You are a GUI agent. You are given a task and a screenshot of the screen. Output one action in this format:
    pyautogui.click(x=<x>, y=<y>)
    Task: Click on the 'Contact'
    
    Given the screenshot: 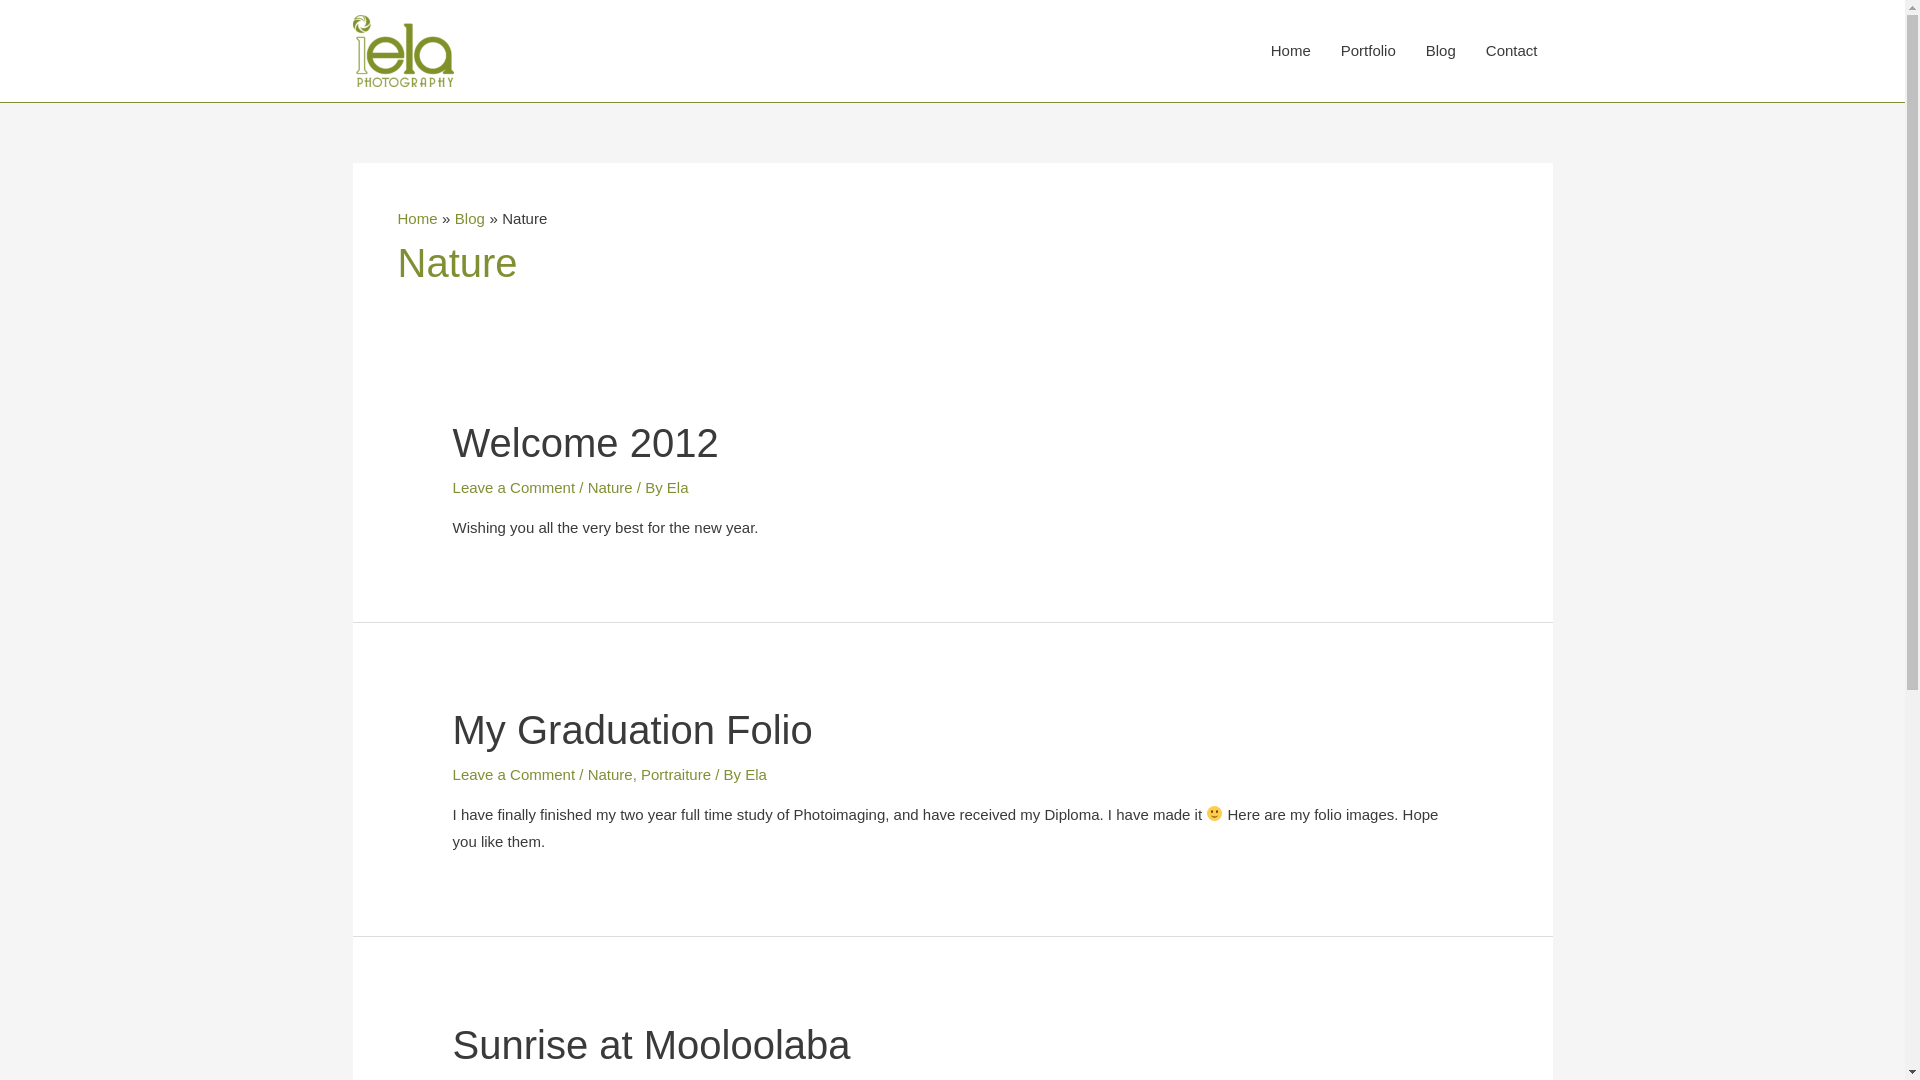 What is the action you would take?
    pyautogui.click(x=1512, y=49)
    